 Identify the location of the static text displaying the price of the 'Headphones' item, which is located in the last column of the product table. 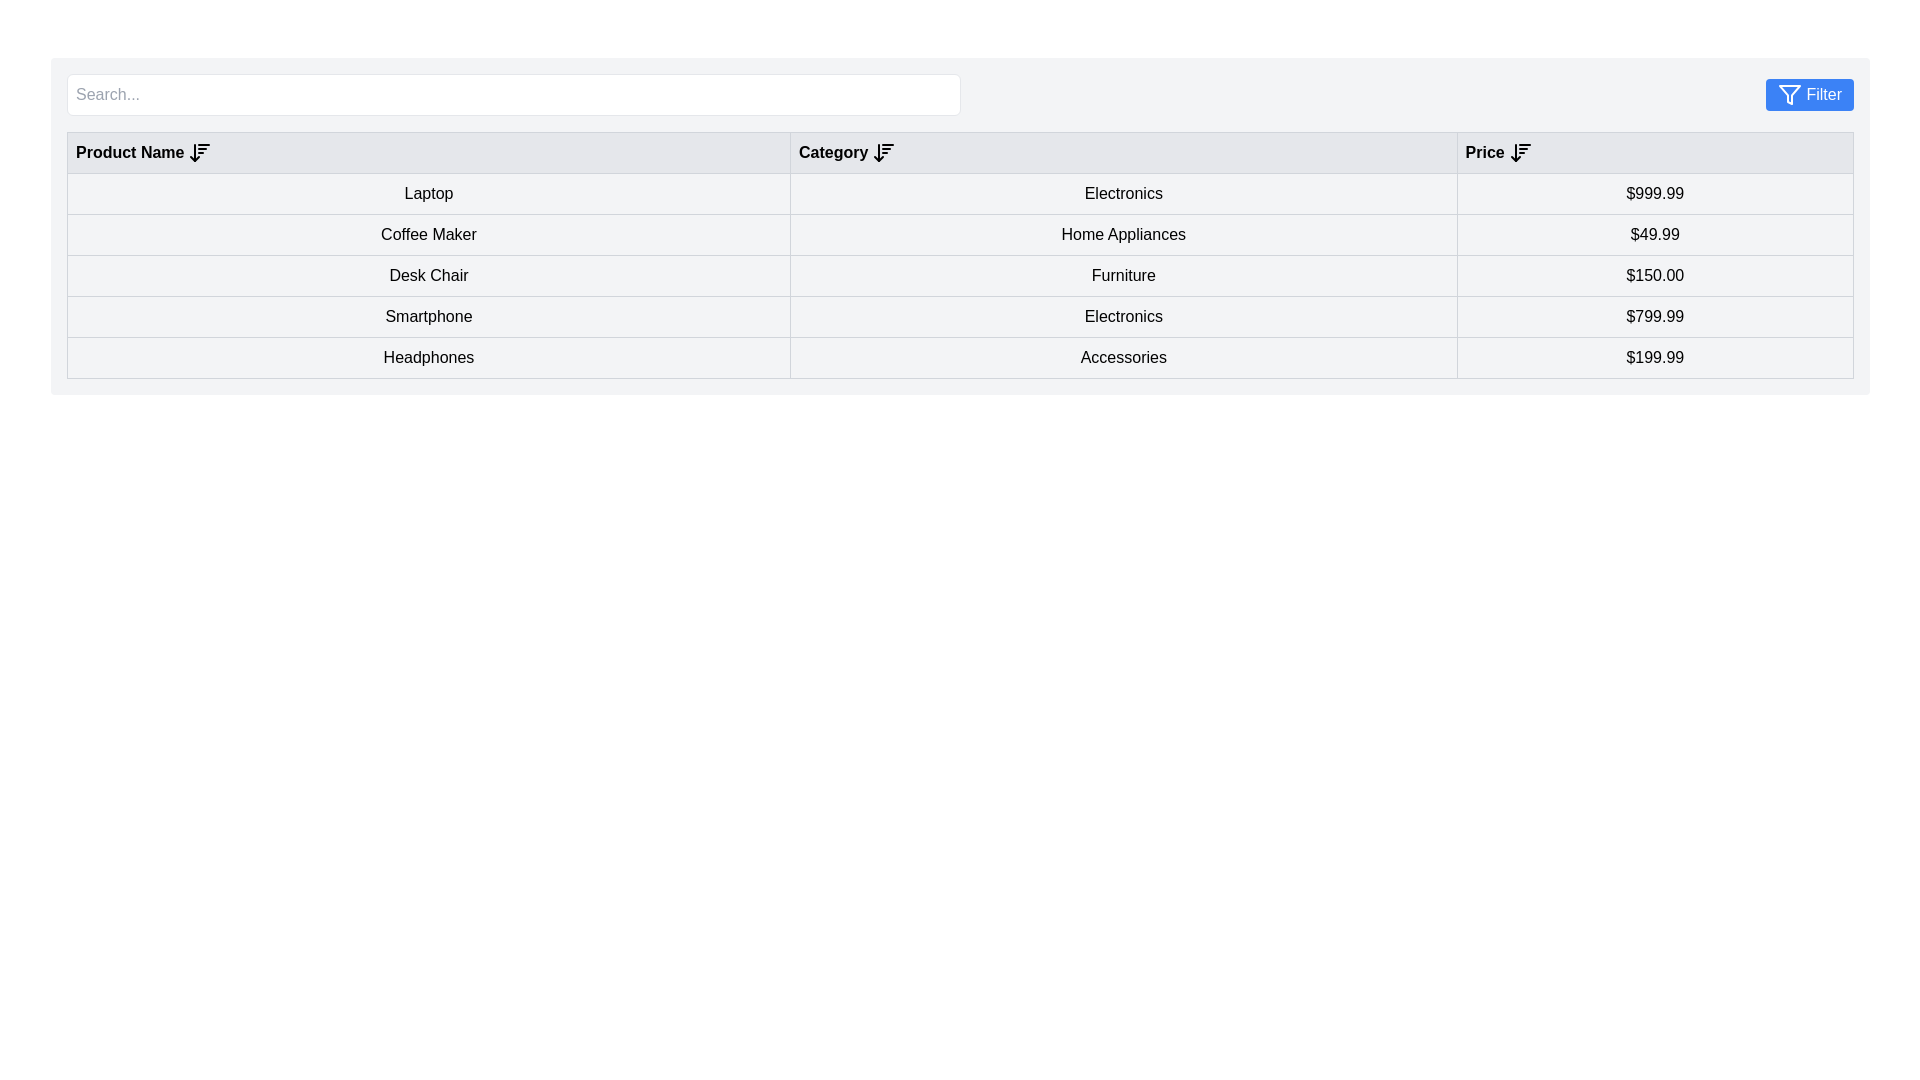
(1655, 357).